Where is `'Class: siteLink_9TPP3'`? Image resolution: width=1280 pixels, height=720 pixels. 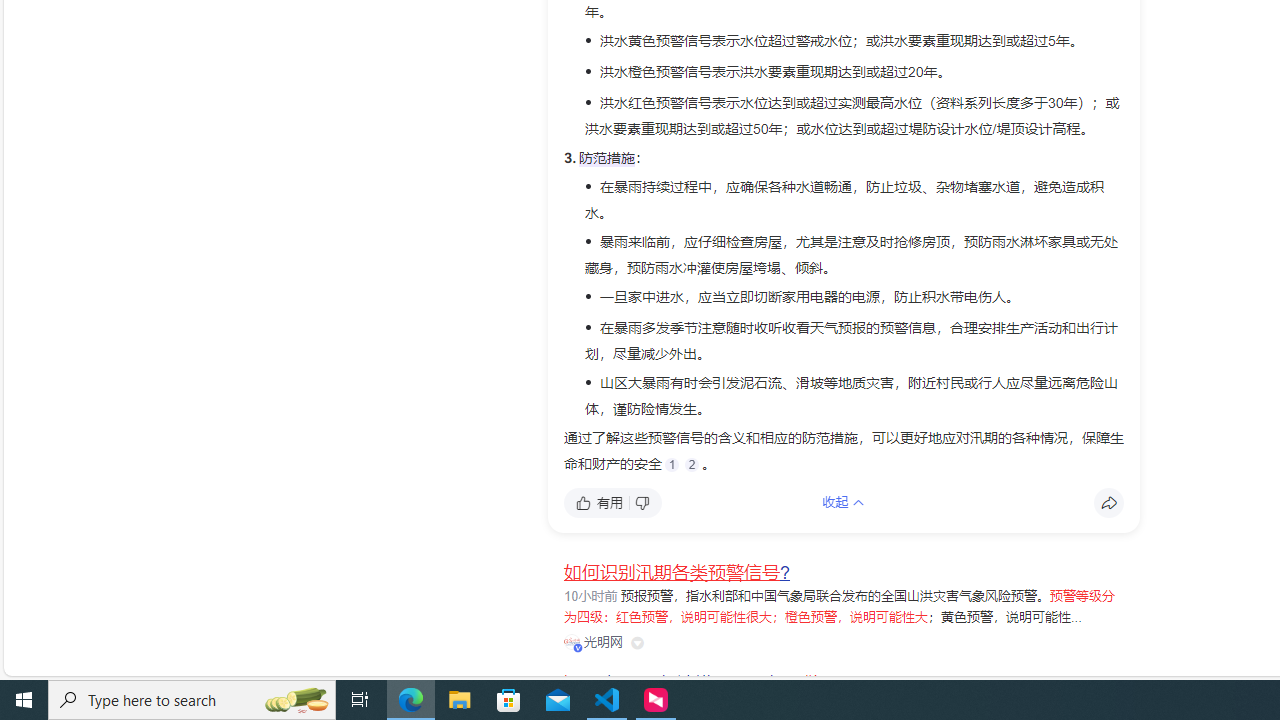
'Class: siteLink_9TPP3' is located at coordinates (592, 642).